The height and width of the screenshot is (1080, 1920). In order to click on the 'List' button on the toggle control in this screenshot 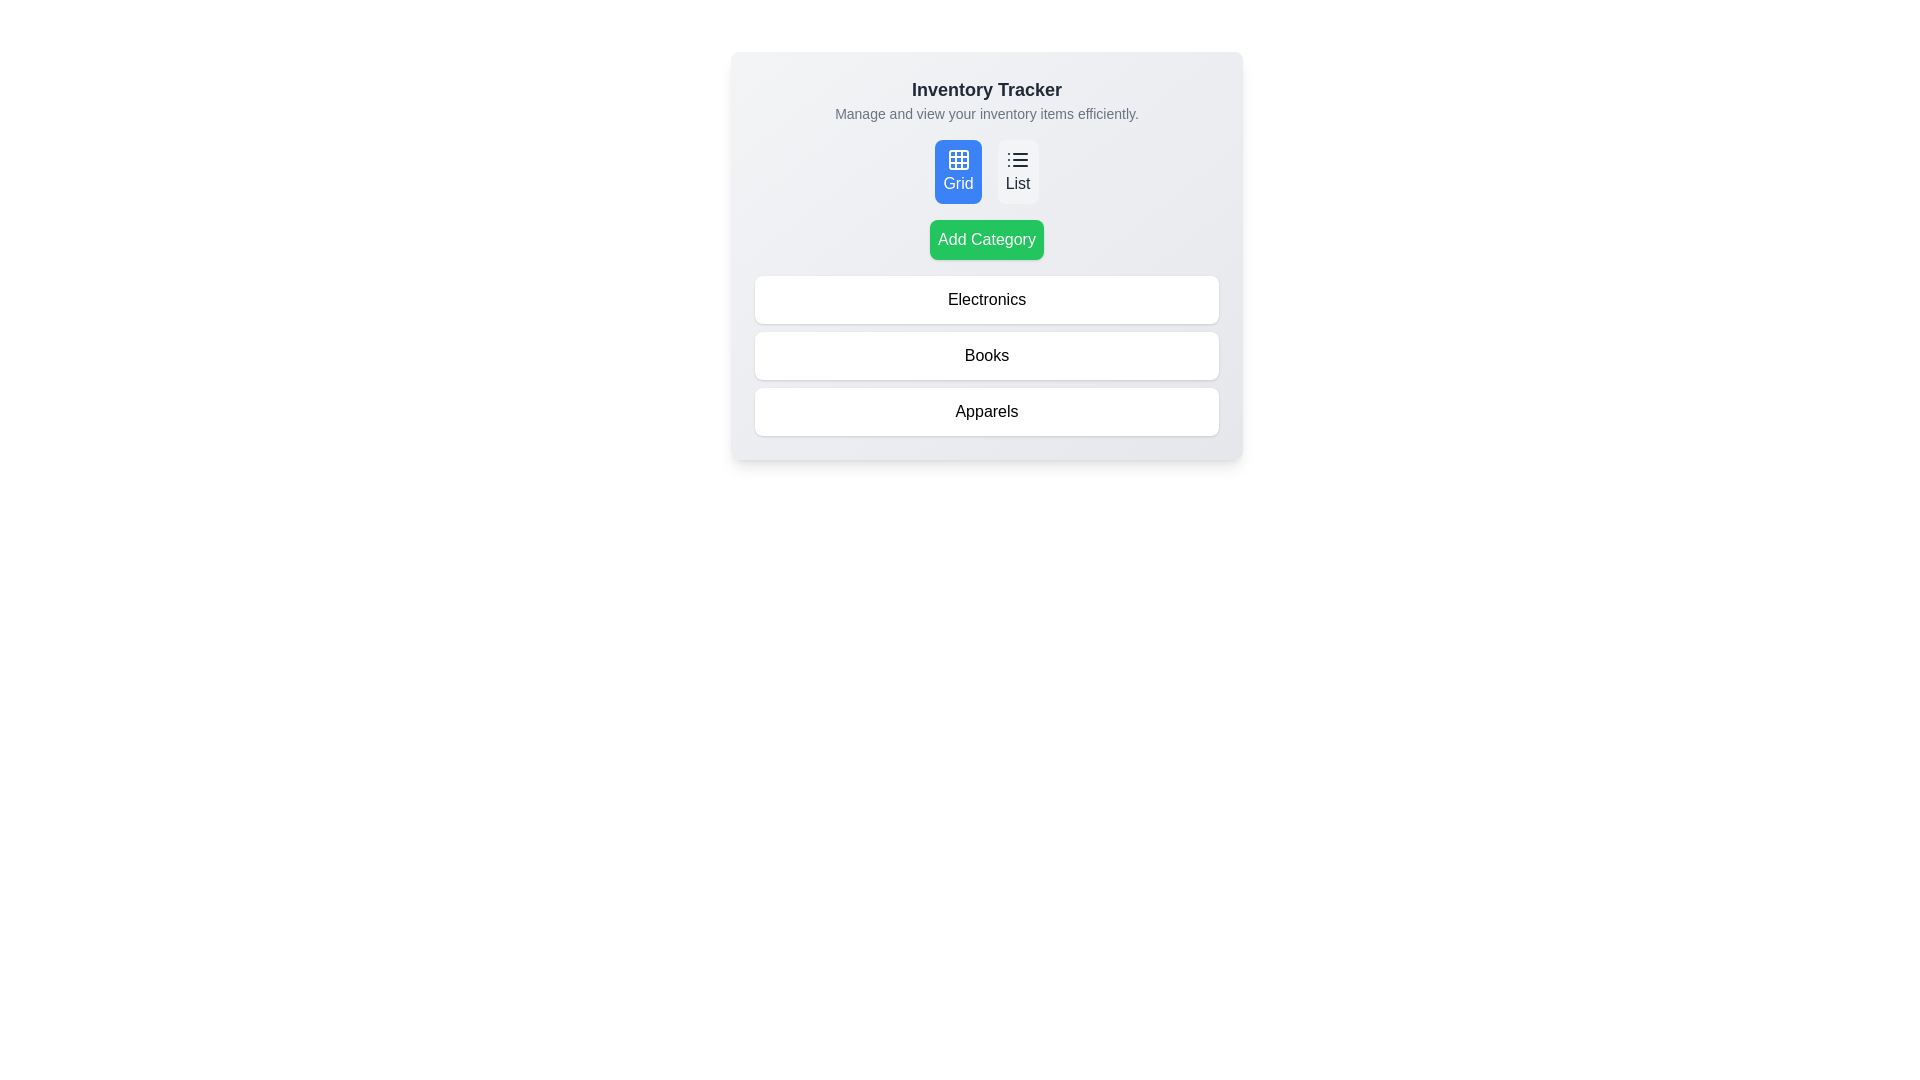, I will do `click(987, 171)`.